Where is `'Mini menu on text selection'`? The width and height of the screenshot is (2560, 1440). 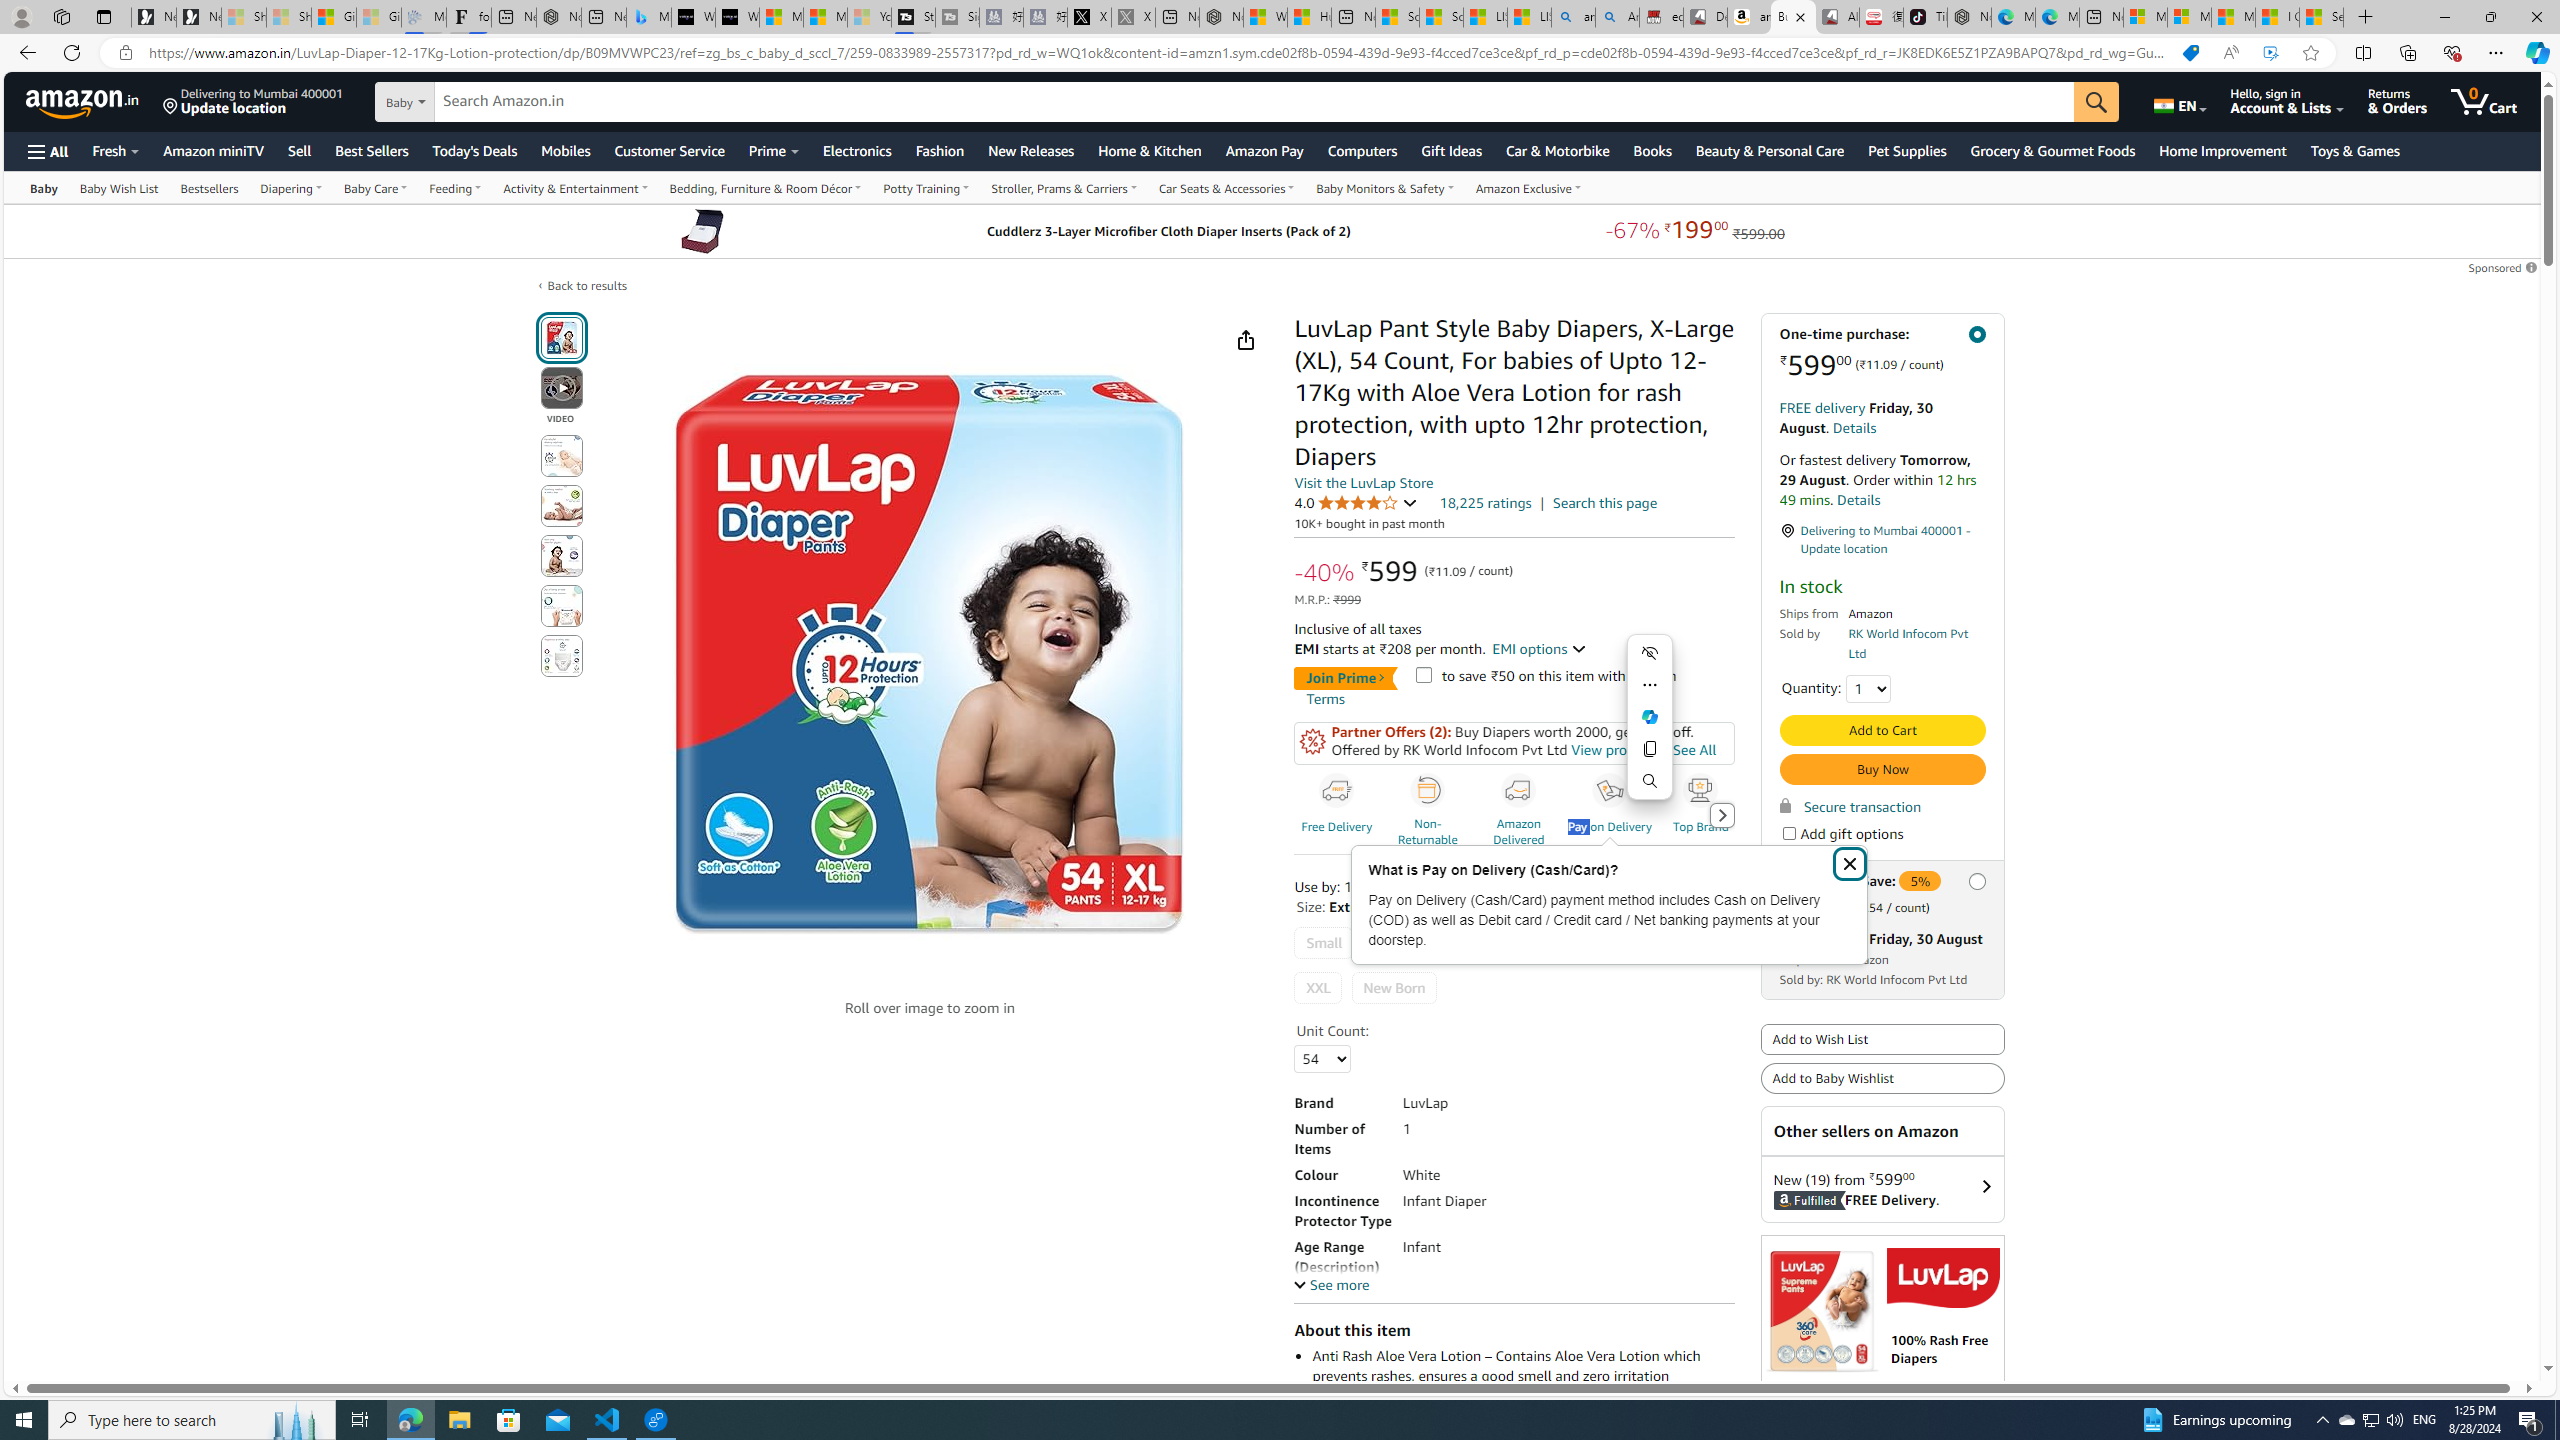
'Mini menu on text selection' is located at coordinates (1648, 727).